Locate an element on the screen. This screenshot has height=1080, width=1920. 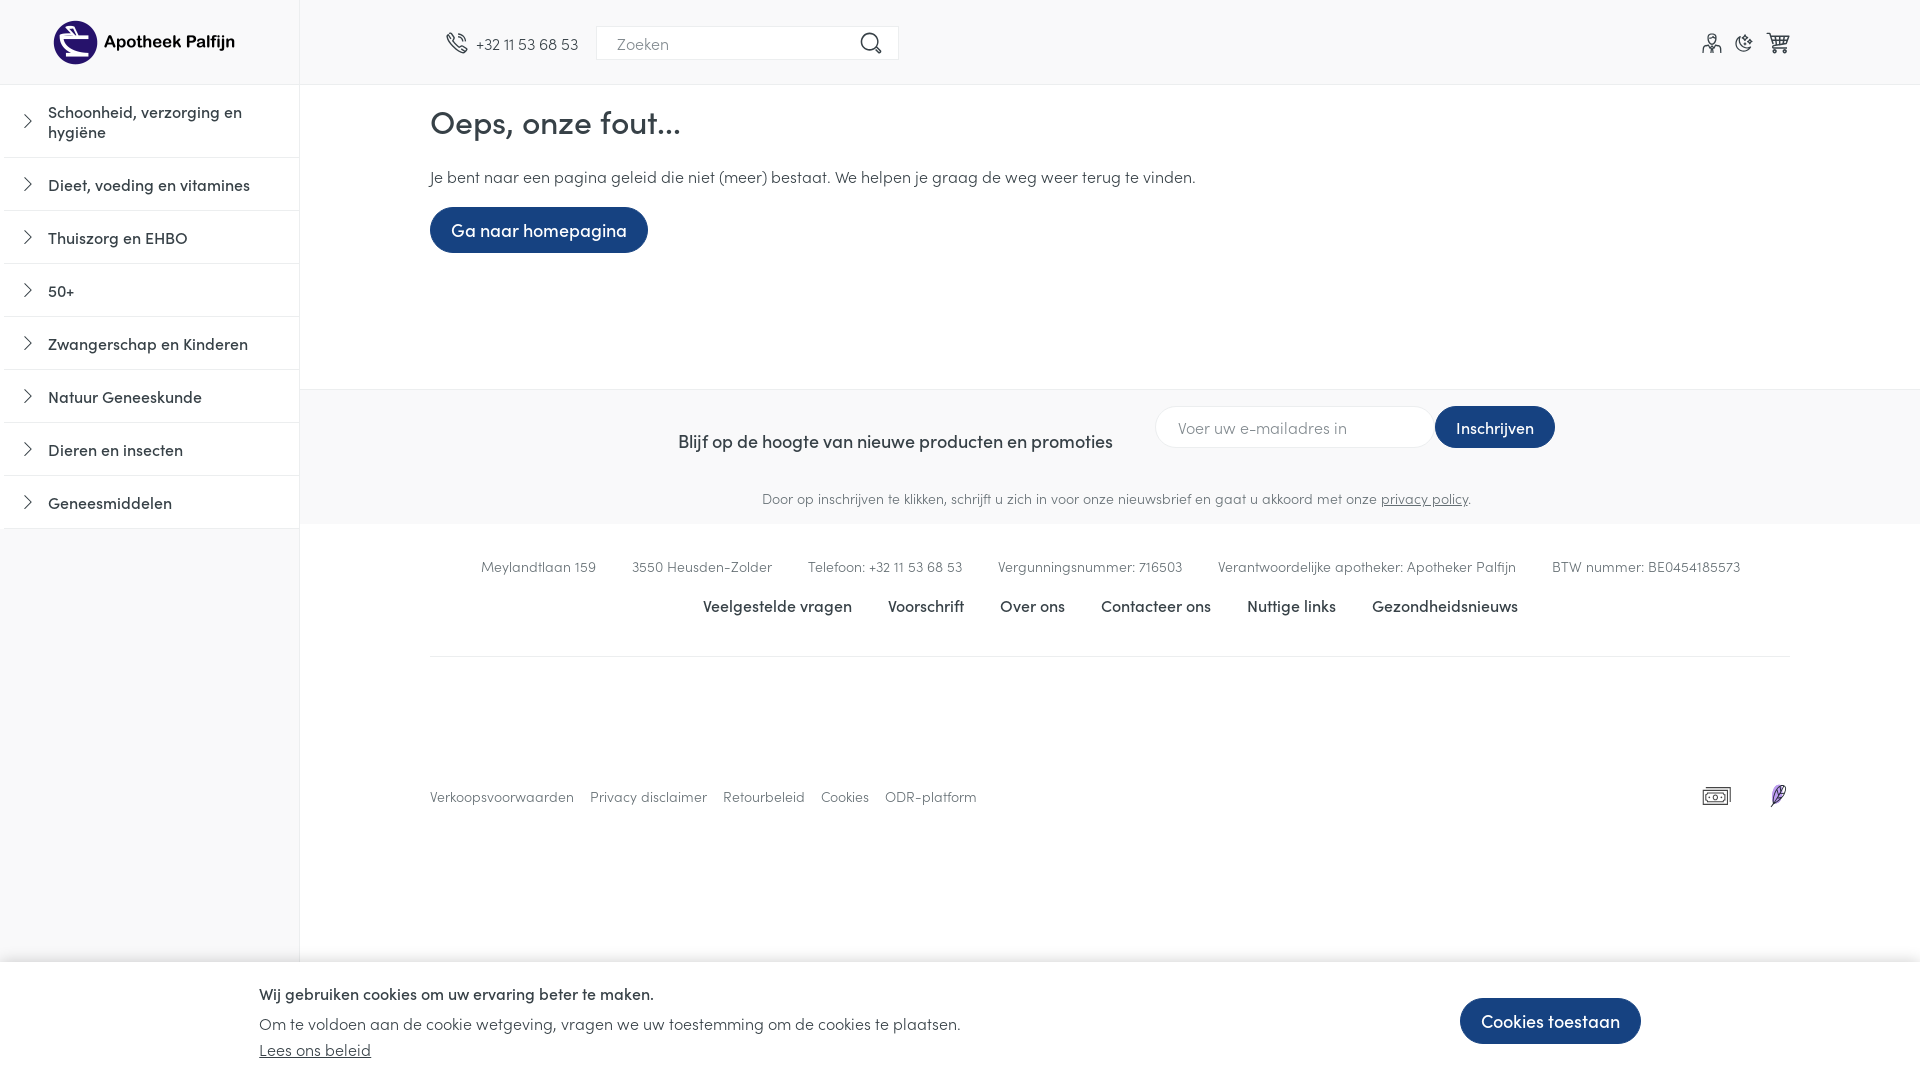
'Natuur Geneeskunde' is located at coordinates (150, 396).